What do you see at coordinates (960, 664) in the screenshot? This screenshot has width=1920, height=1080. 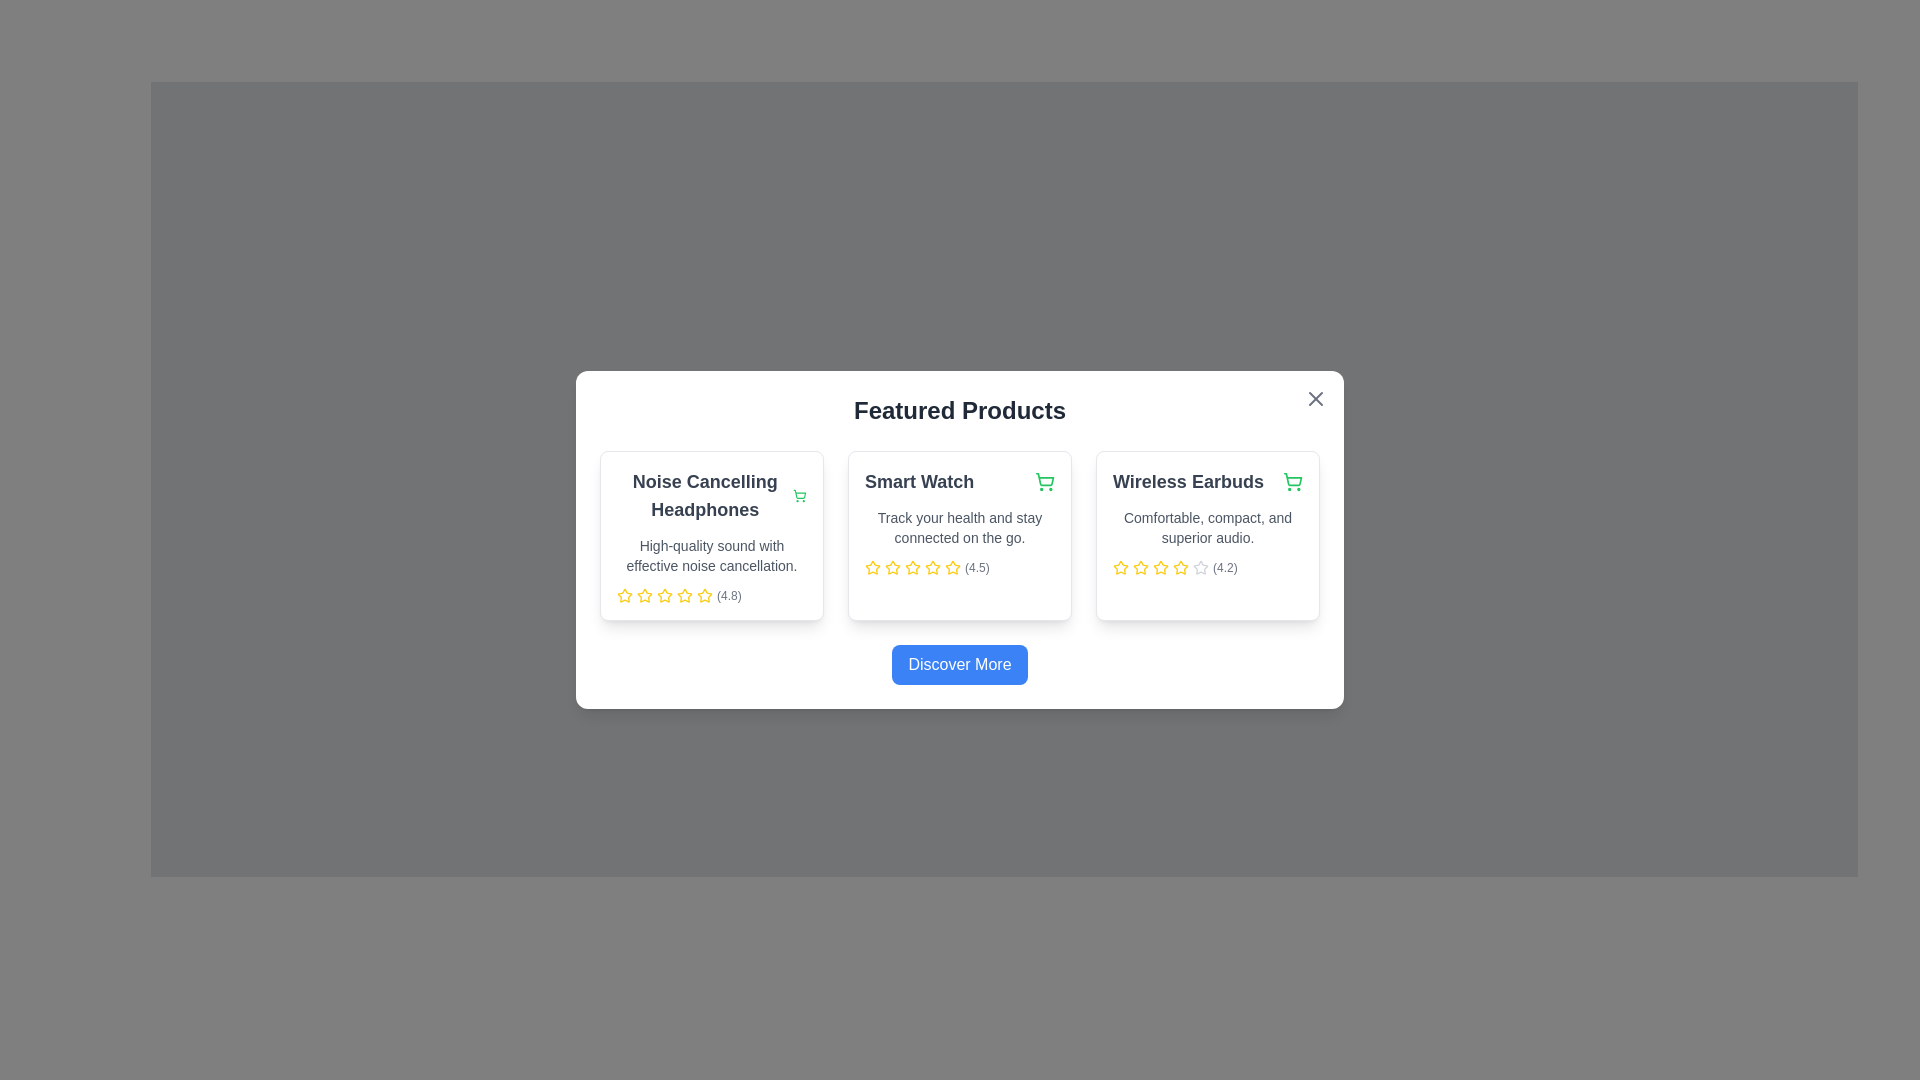 I see `the 'Discover More' button with white text on a blue background for keyboard navigation` at bounding box center [960, 664].